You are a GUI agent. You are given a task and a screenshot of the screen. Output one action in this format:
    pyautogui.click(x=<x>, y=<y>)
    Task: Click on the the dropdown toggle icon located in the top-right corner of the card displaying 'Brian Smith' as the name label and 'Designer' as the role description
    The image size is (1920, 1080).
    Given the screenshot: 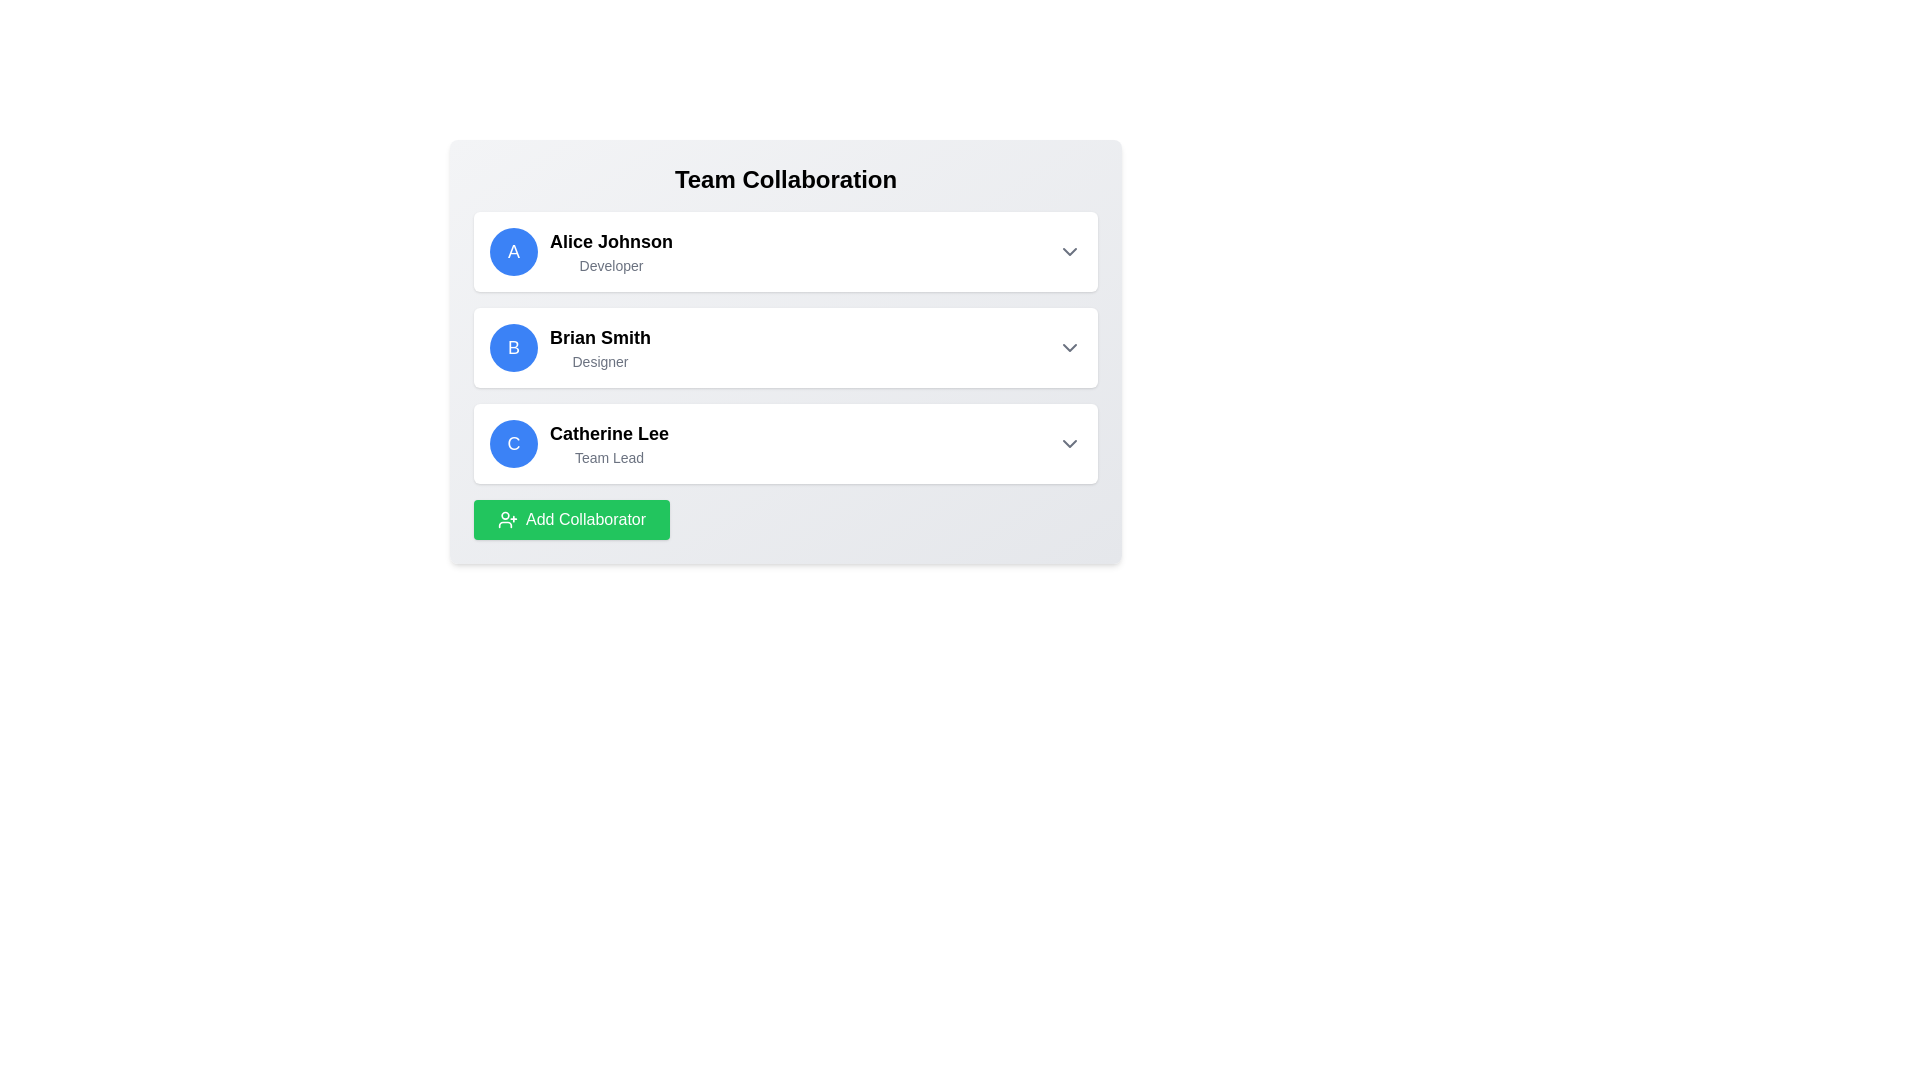 What is the action you would take?
    pyautogui.click(x=1069, y=346)
    